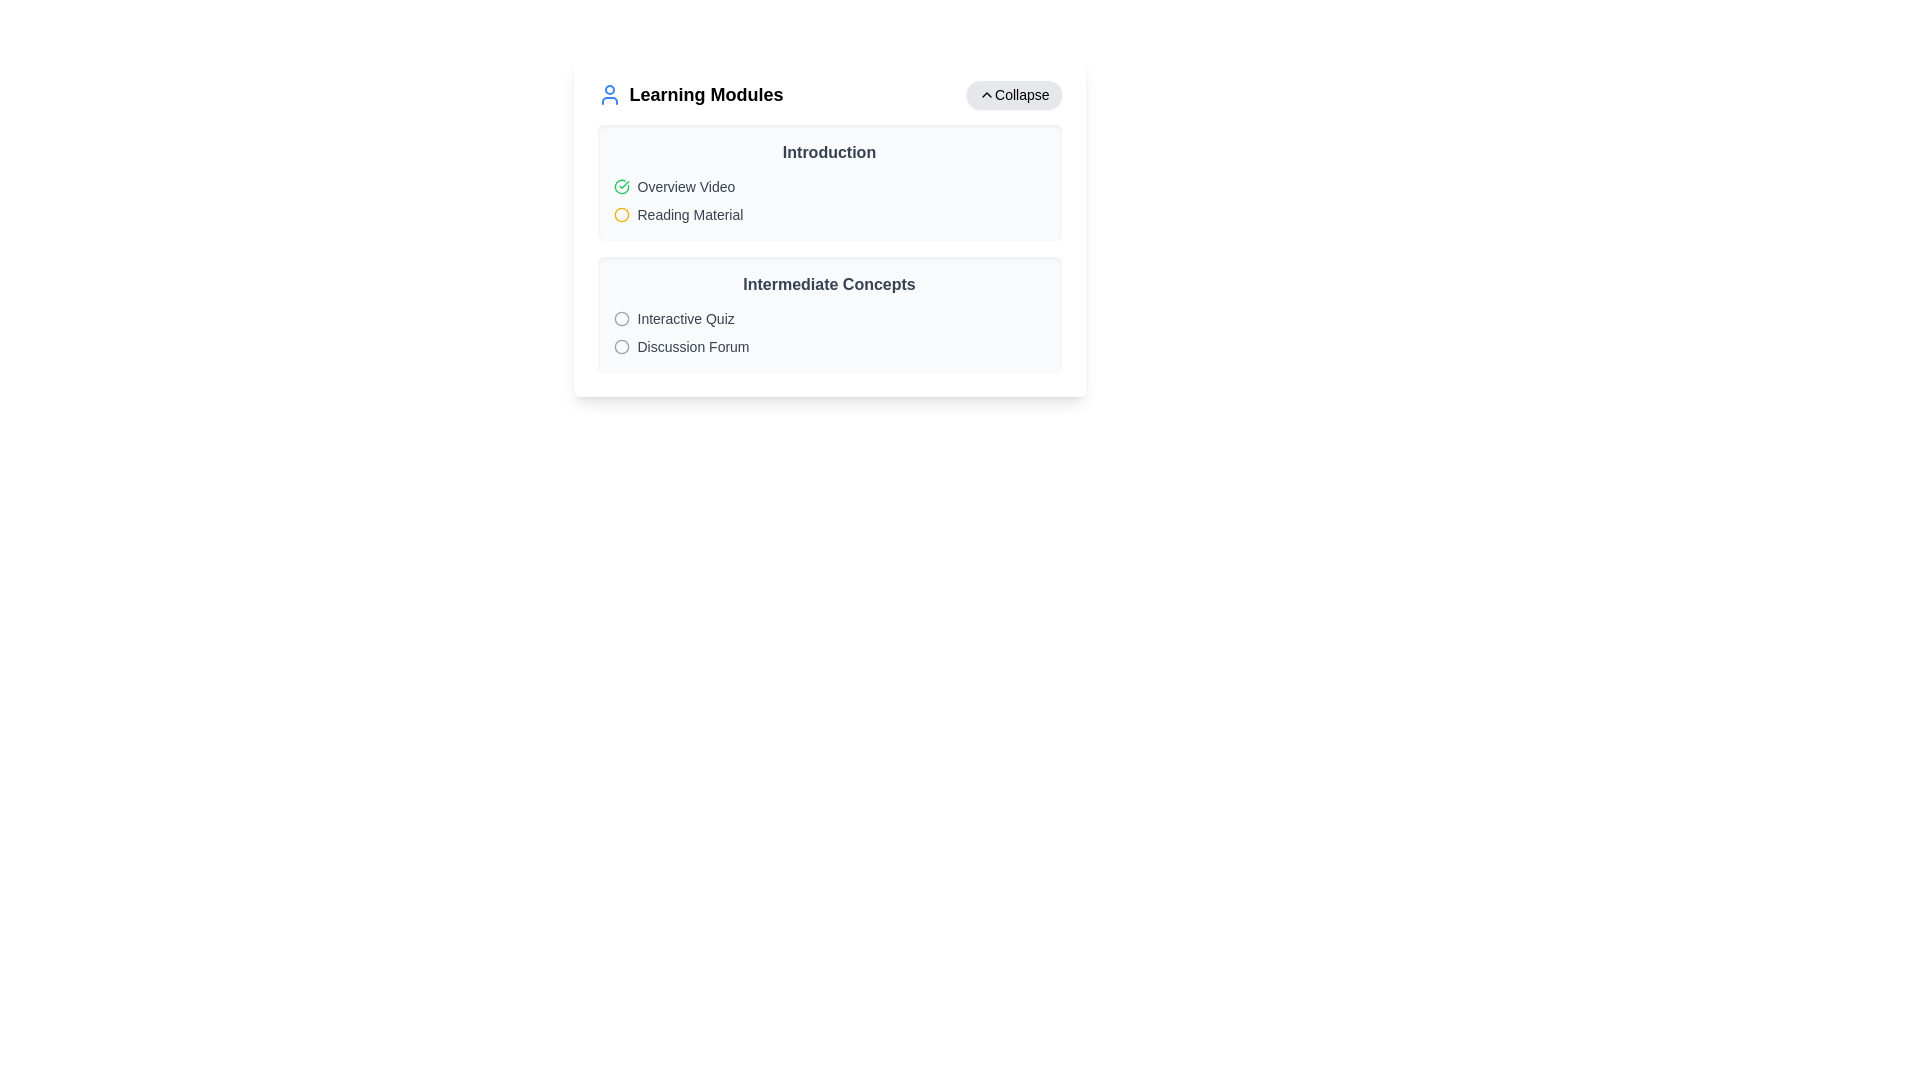 The image size is (1920, 1080). I want to click on to select the 'Interactive Quiz' list item, which is the first item under the 'Intermediate Concepts' section, so click(829, 318).